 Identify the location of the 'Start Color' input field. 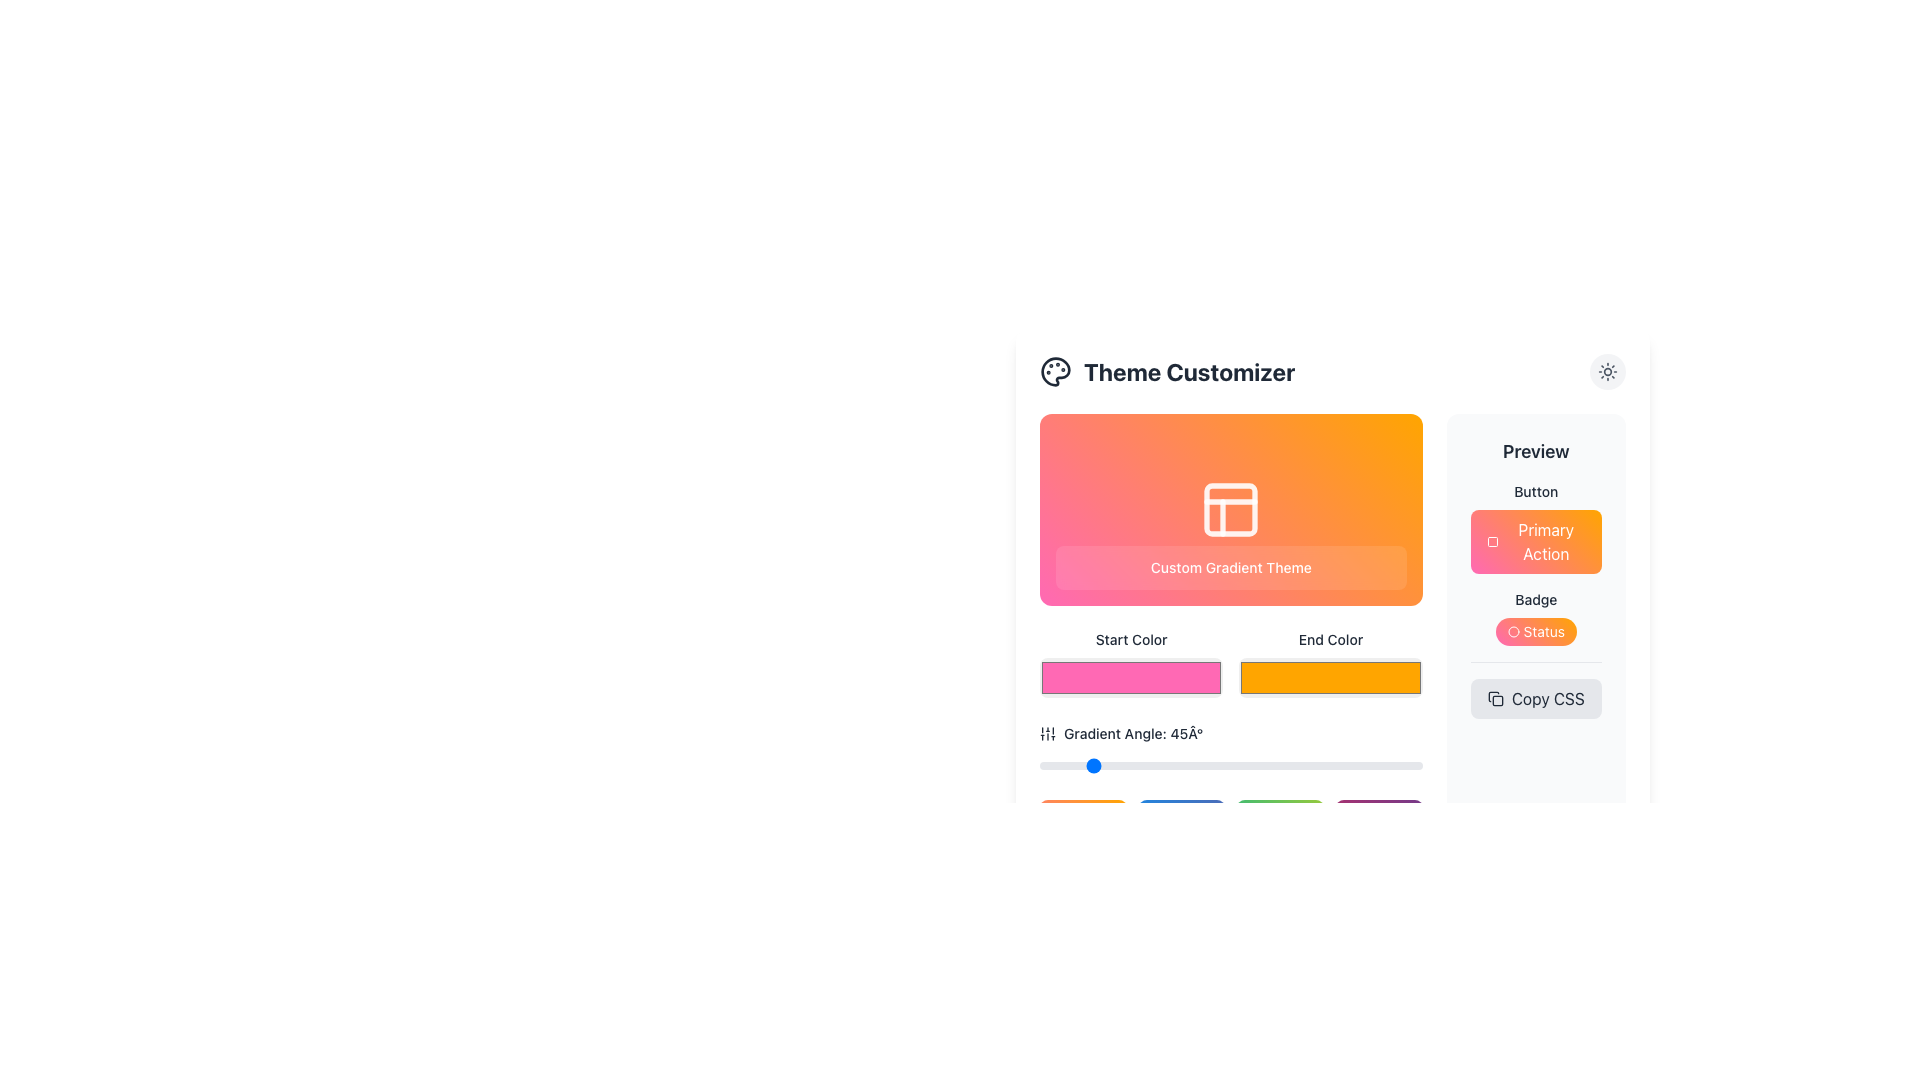
(1131, 664).